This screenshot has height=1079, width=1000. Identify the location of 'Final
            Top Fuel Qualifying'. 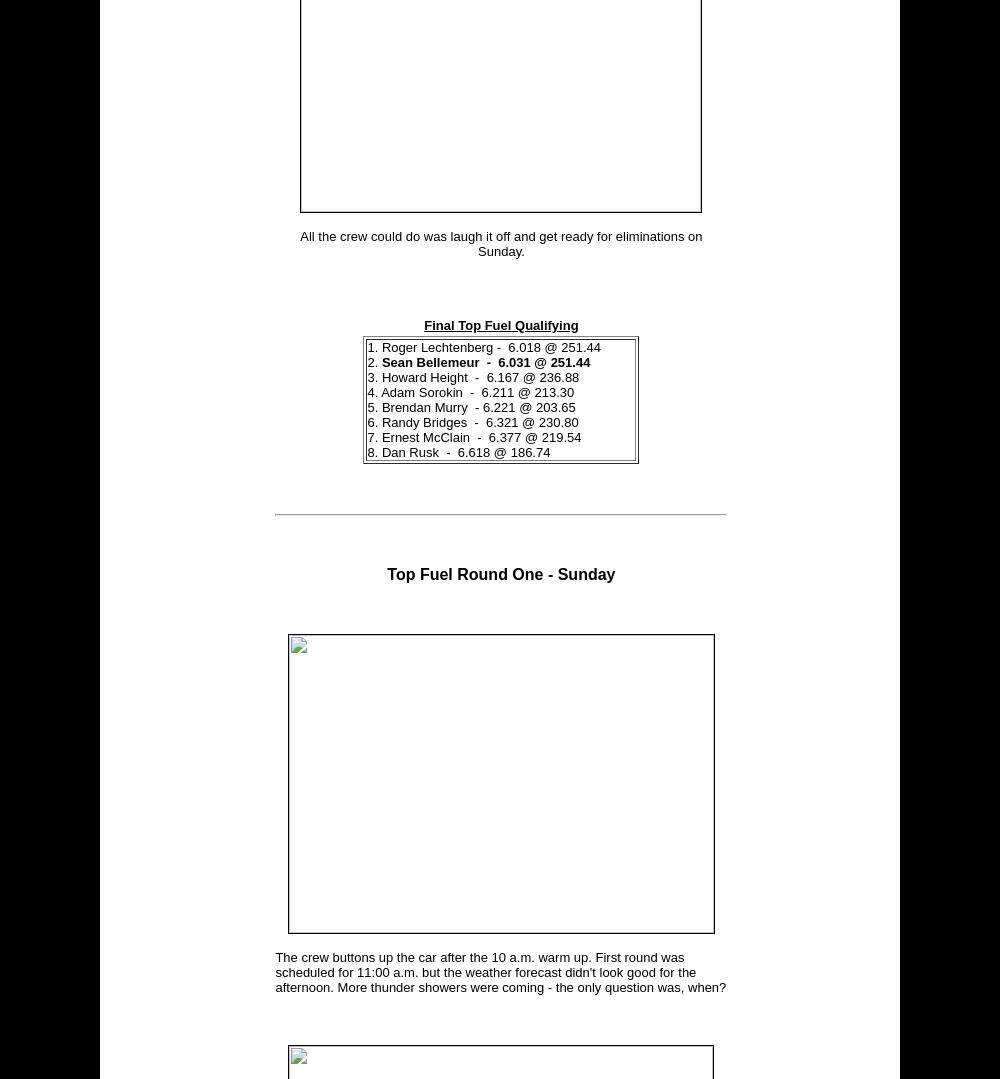
(501, 324).